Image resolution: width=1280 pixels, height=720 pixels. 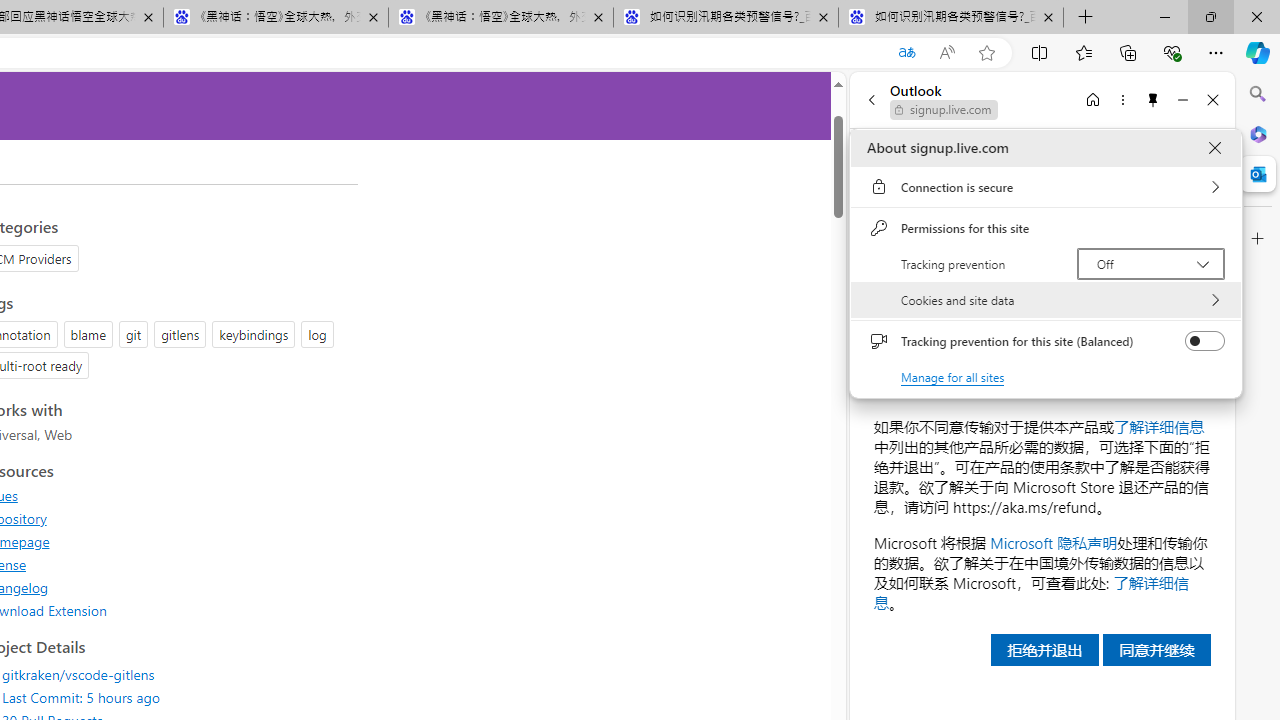 I want to click on 'Permissions for this site', so click(x=1045, y=227).